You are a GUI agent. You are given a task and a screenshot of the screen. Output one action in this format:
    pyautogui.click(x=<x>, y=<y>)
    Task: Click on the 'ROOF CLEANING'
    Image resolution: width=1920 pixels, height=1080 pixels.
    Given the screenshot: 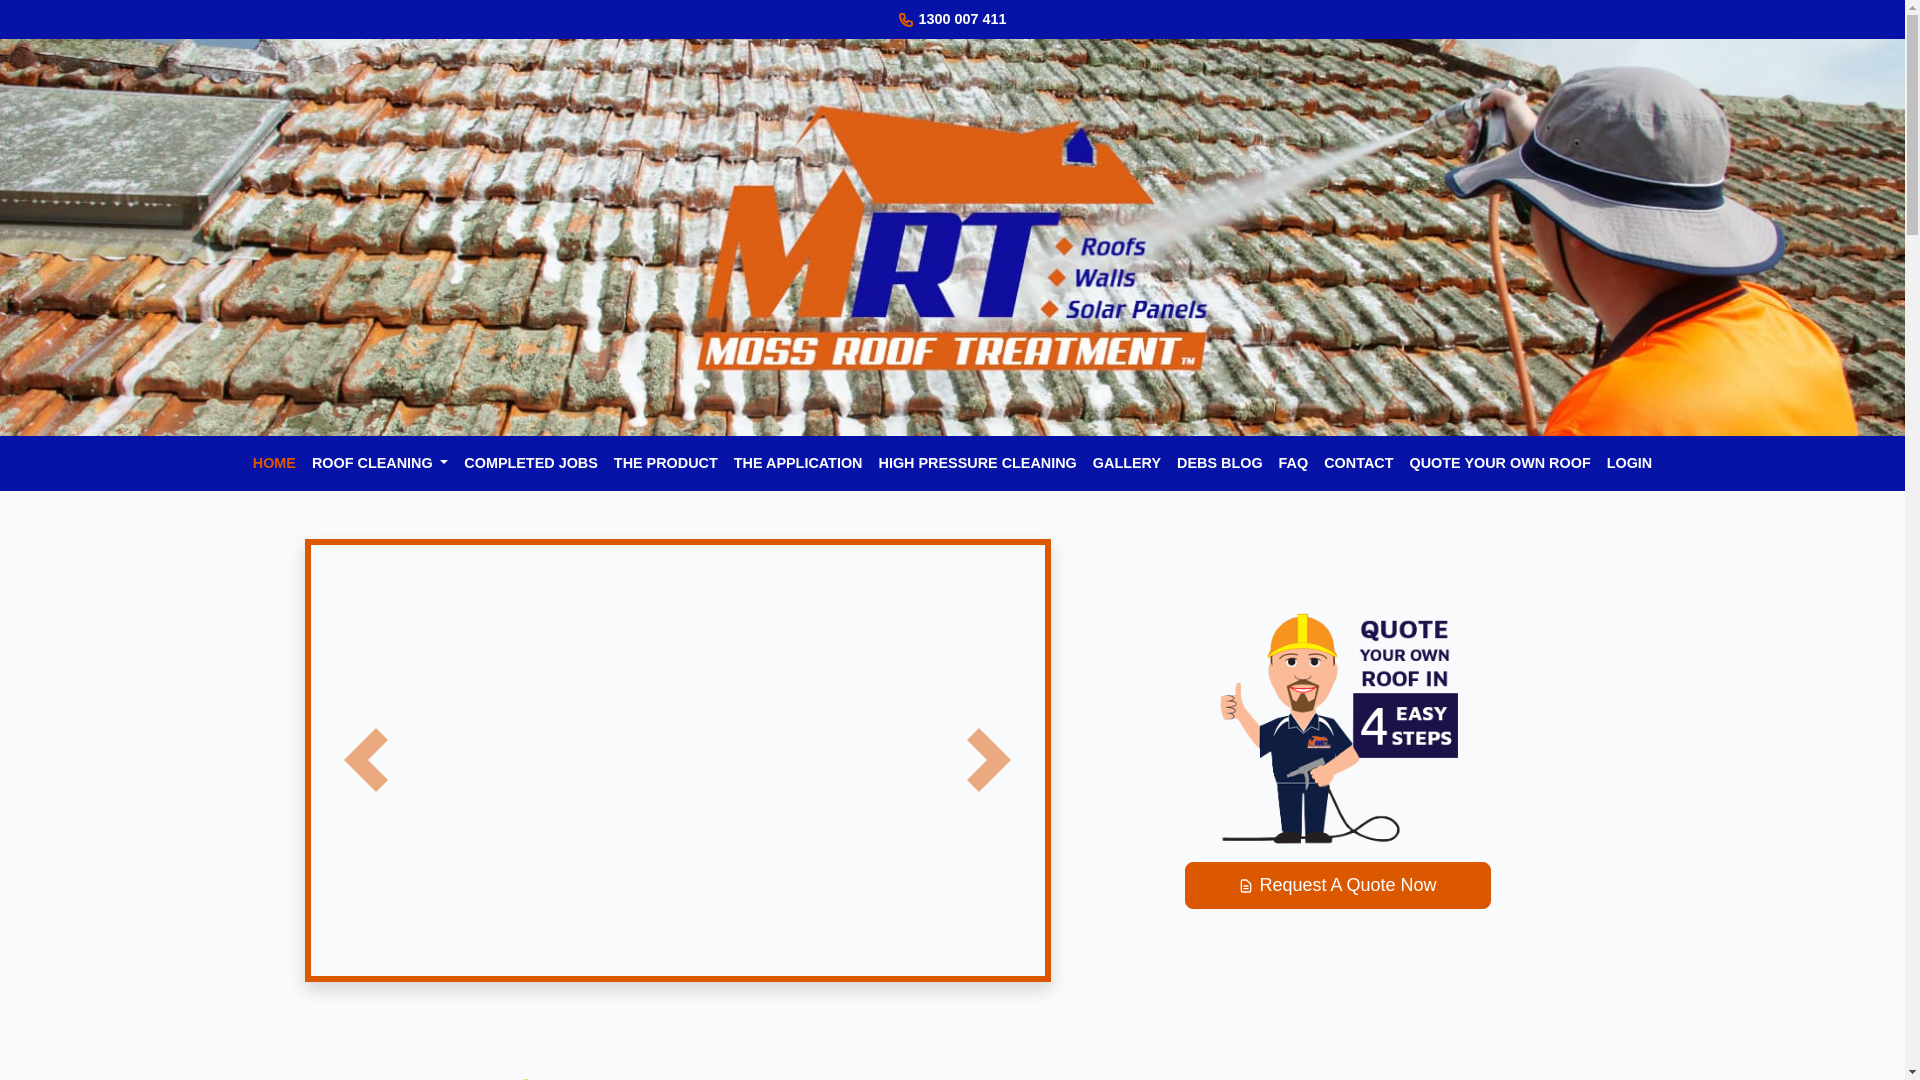 What is the action you would take?
    pyautogui.click(x=379, y=463)
    